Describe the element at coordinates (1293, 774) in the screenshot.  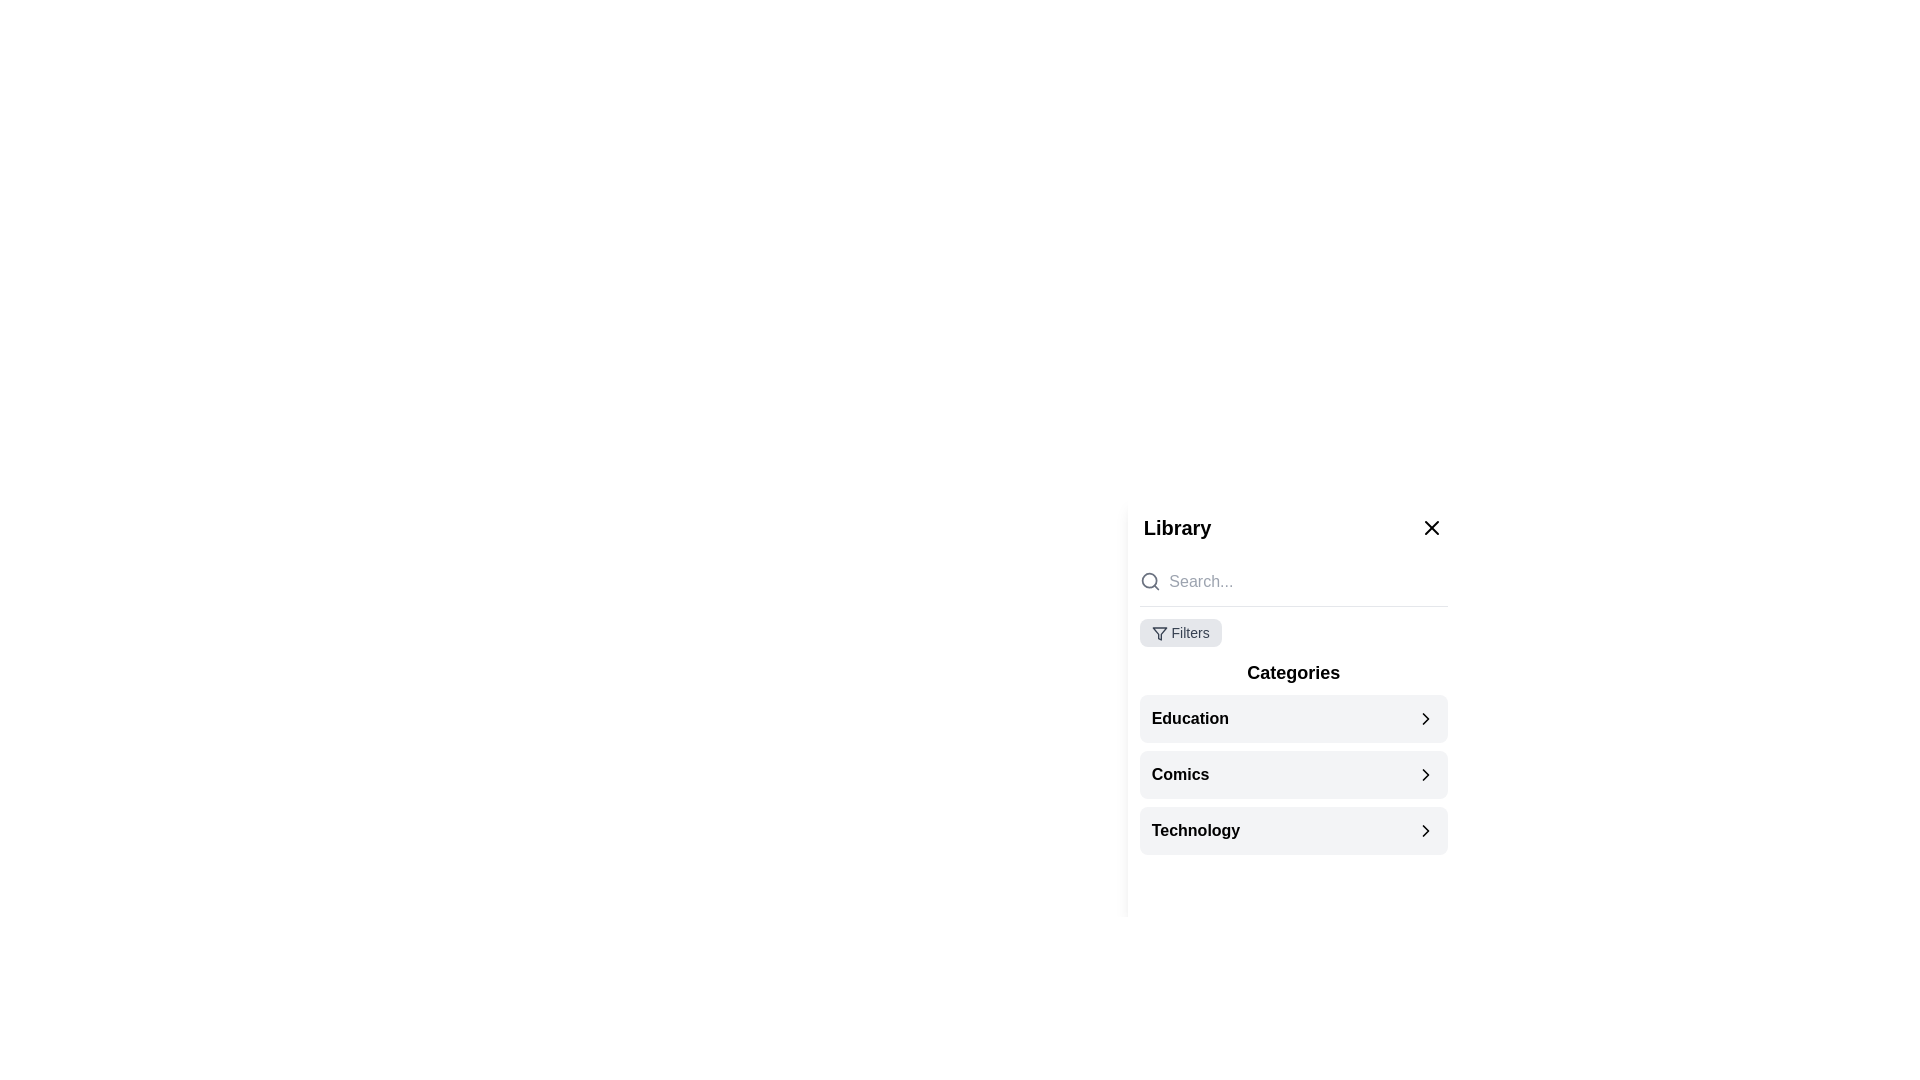
I see `the 'Comics' list item link in the 'Library' sidebar` at that location.